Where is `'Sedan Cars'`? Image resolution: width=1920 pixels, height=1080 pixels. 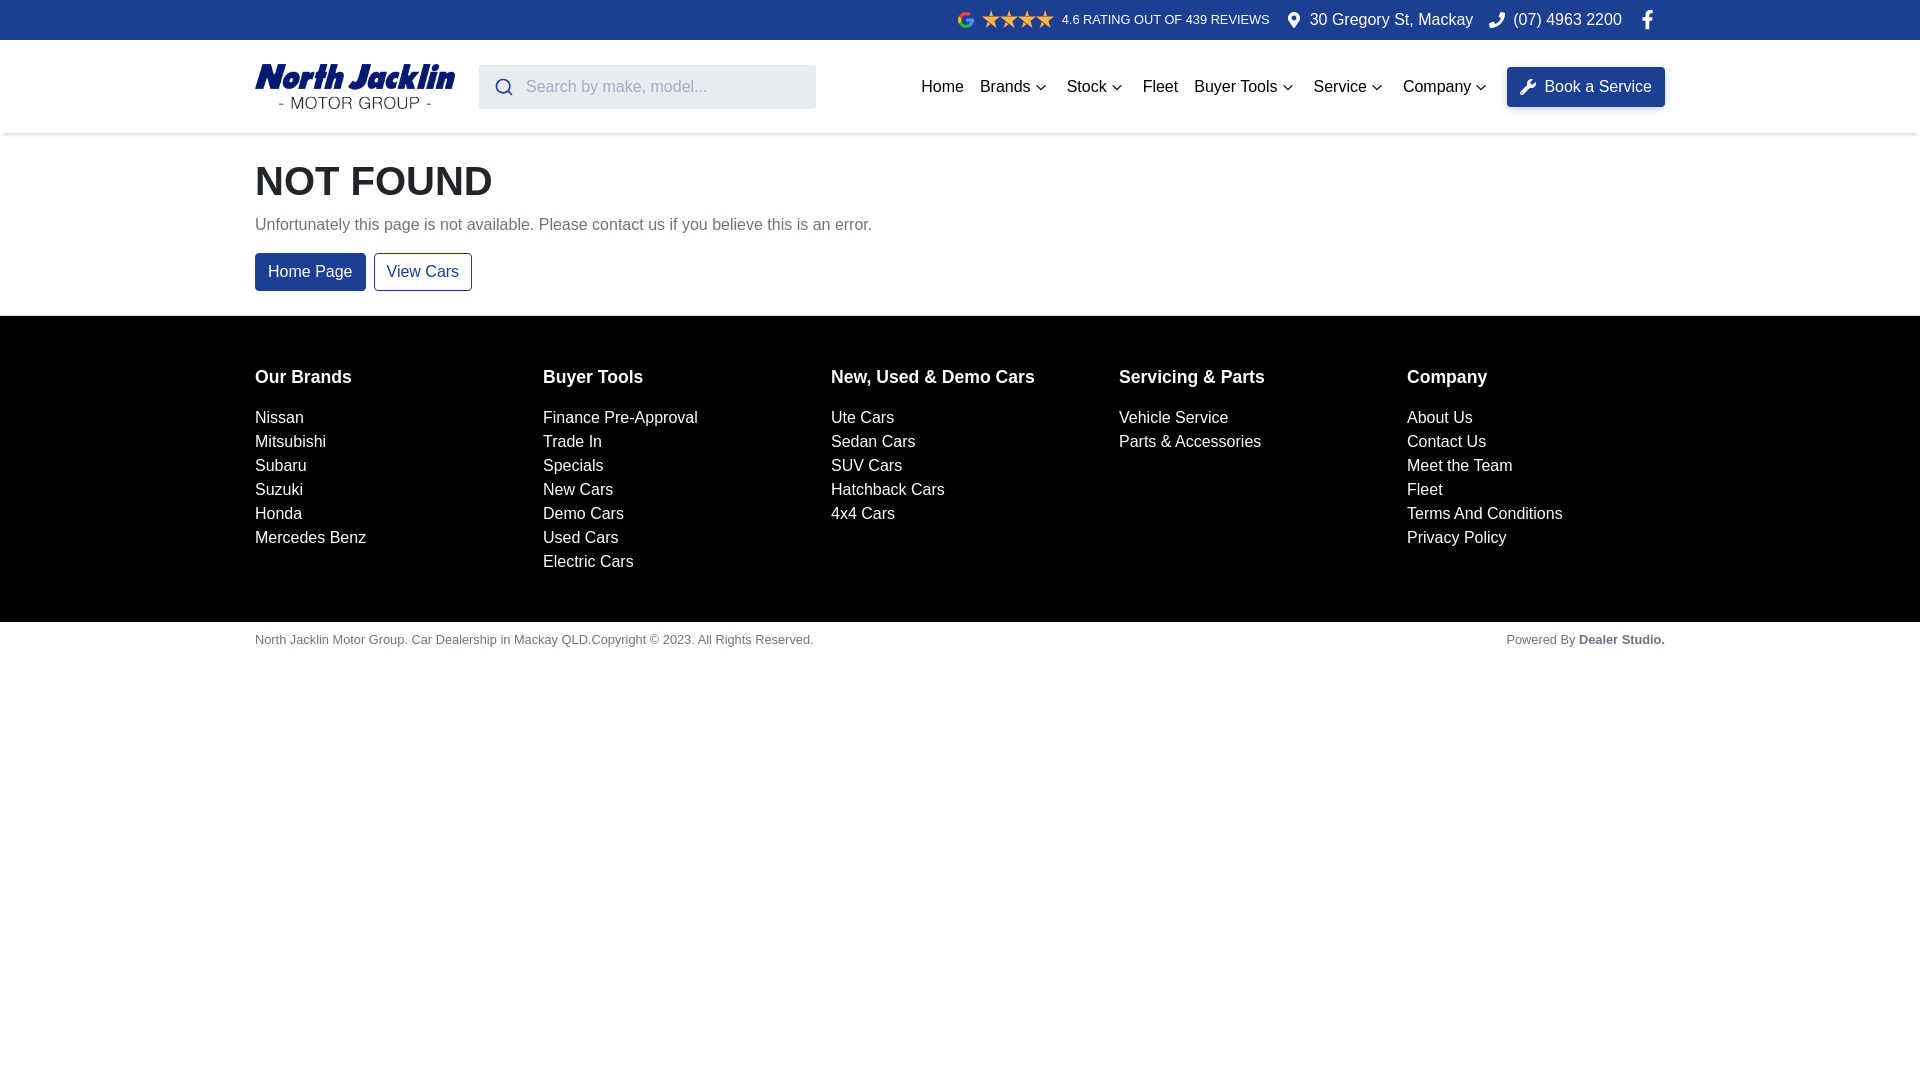 'Sedan Cars' is located at coordinates (873, 440).